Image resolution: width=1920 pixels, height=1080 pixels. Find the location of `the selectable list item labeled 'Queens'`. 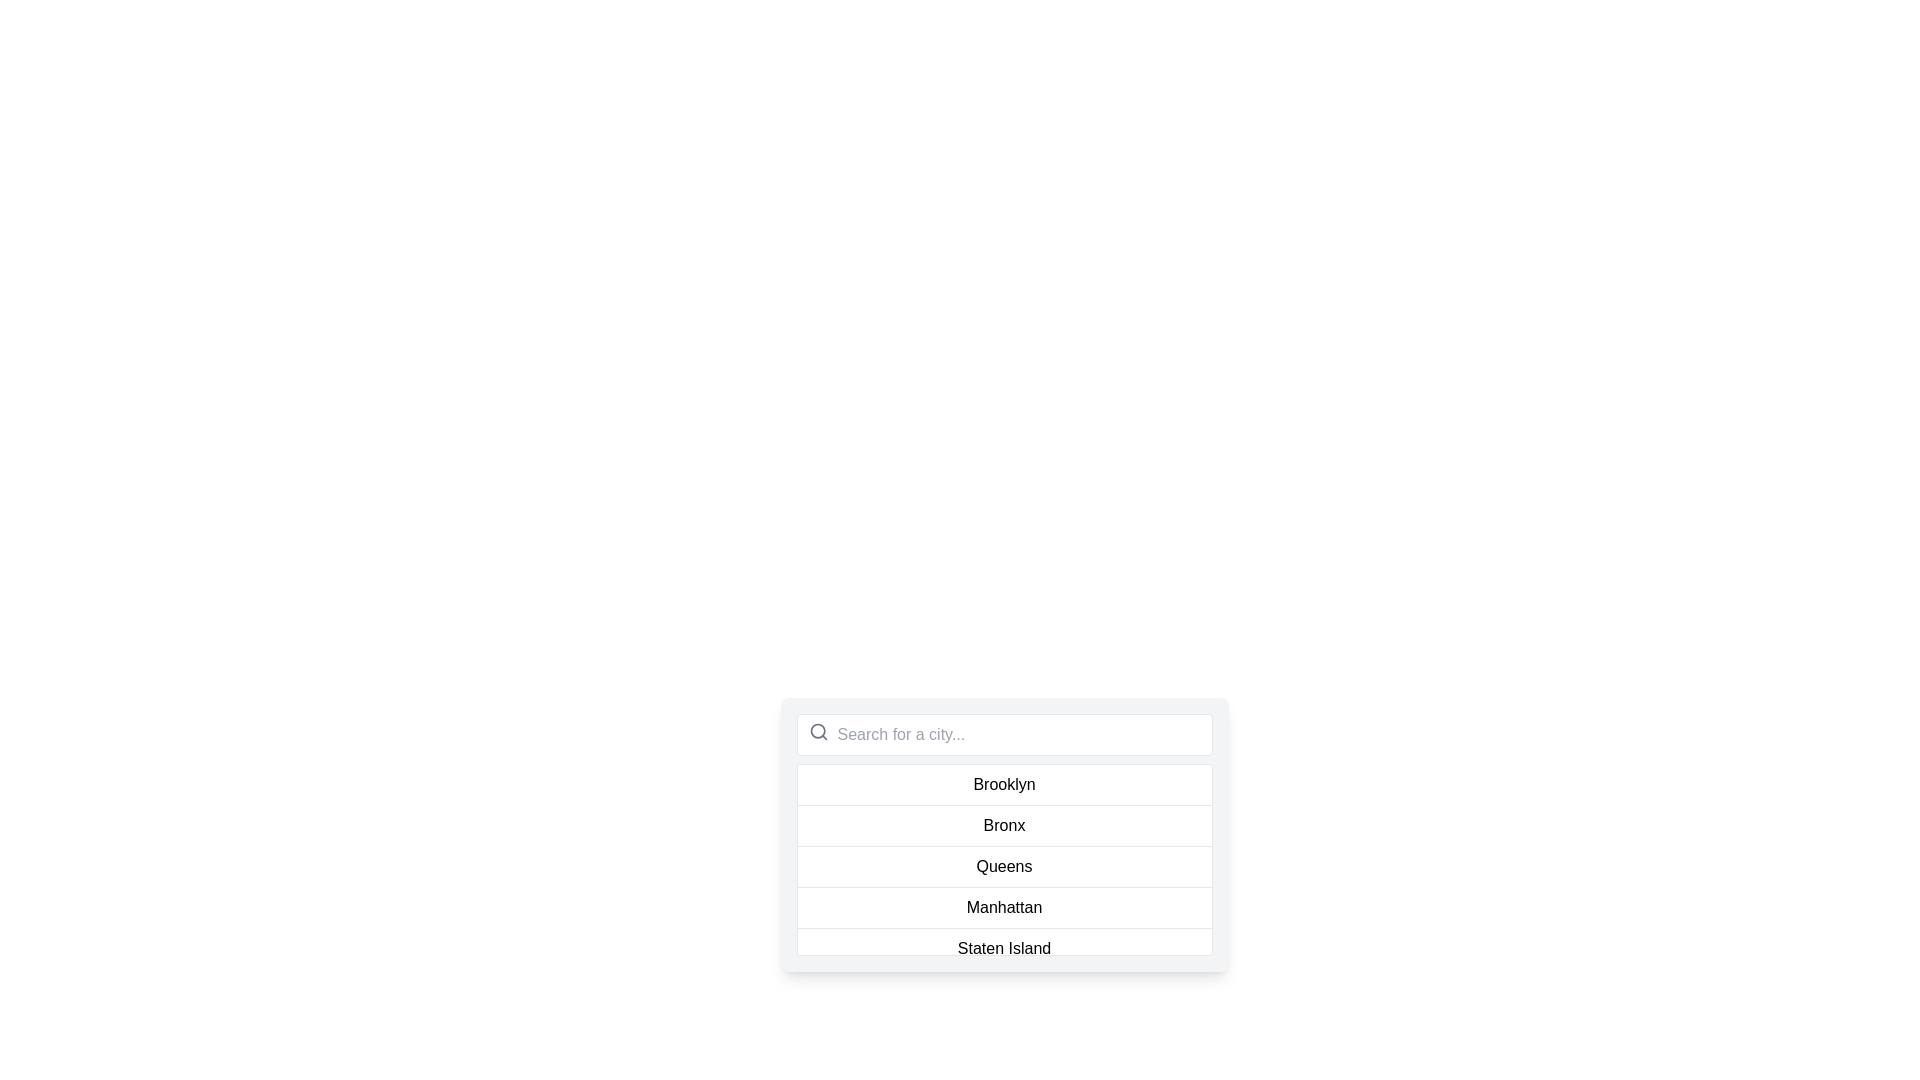

the selectable list item labeled 'Queens' is located at coordinates (1004, 867).